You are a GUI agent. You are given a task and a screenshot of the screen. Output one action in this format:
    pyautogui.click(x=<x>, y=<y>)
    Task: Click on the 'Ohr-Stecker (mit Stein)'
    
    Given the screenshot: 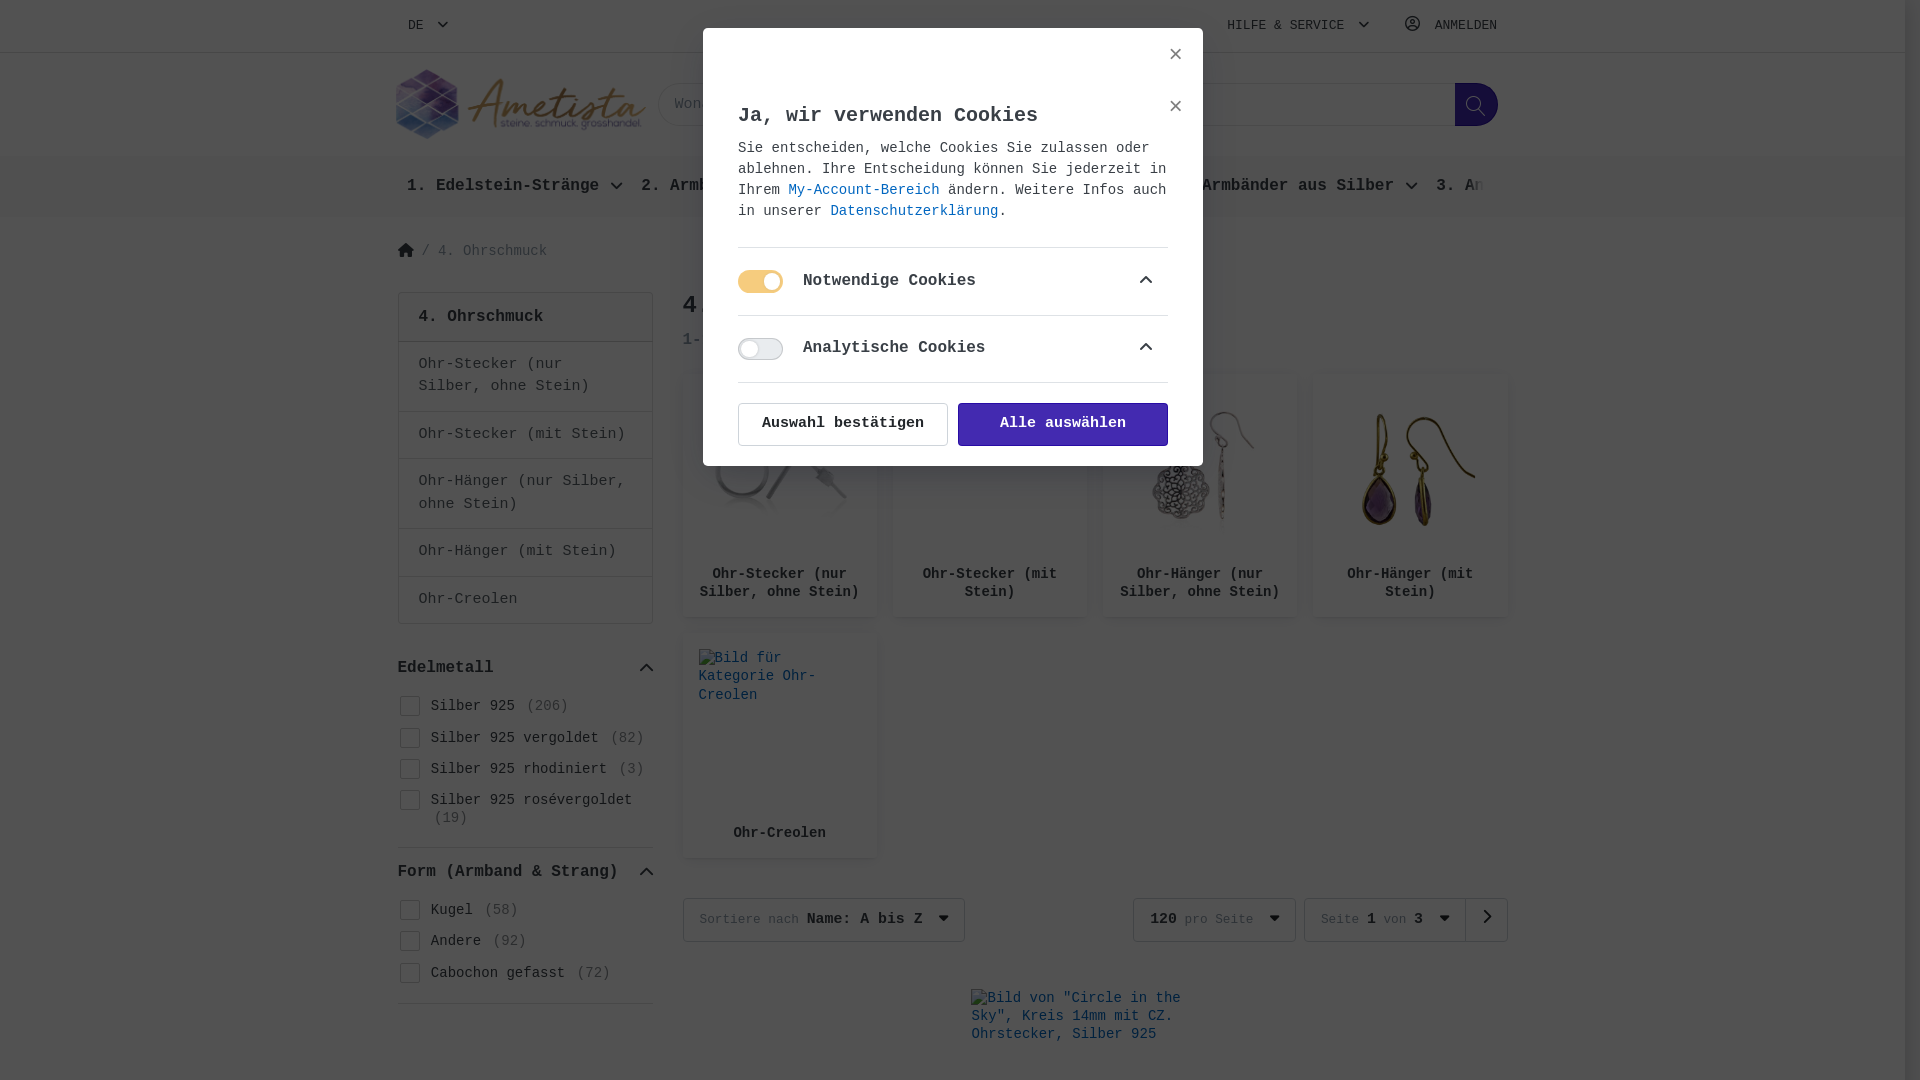 What is the action you would take?
    pyautogui.click(x=989, y=582)
    